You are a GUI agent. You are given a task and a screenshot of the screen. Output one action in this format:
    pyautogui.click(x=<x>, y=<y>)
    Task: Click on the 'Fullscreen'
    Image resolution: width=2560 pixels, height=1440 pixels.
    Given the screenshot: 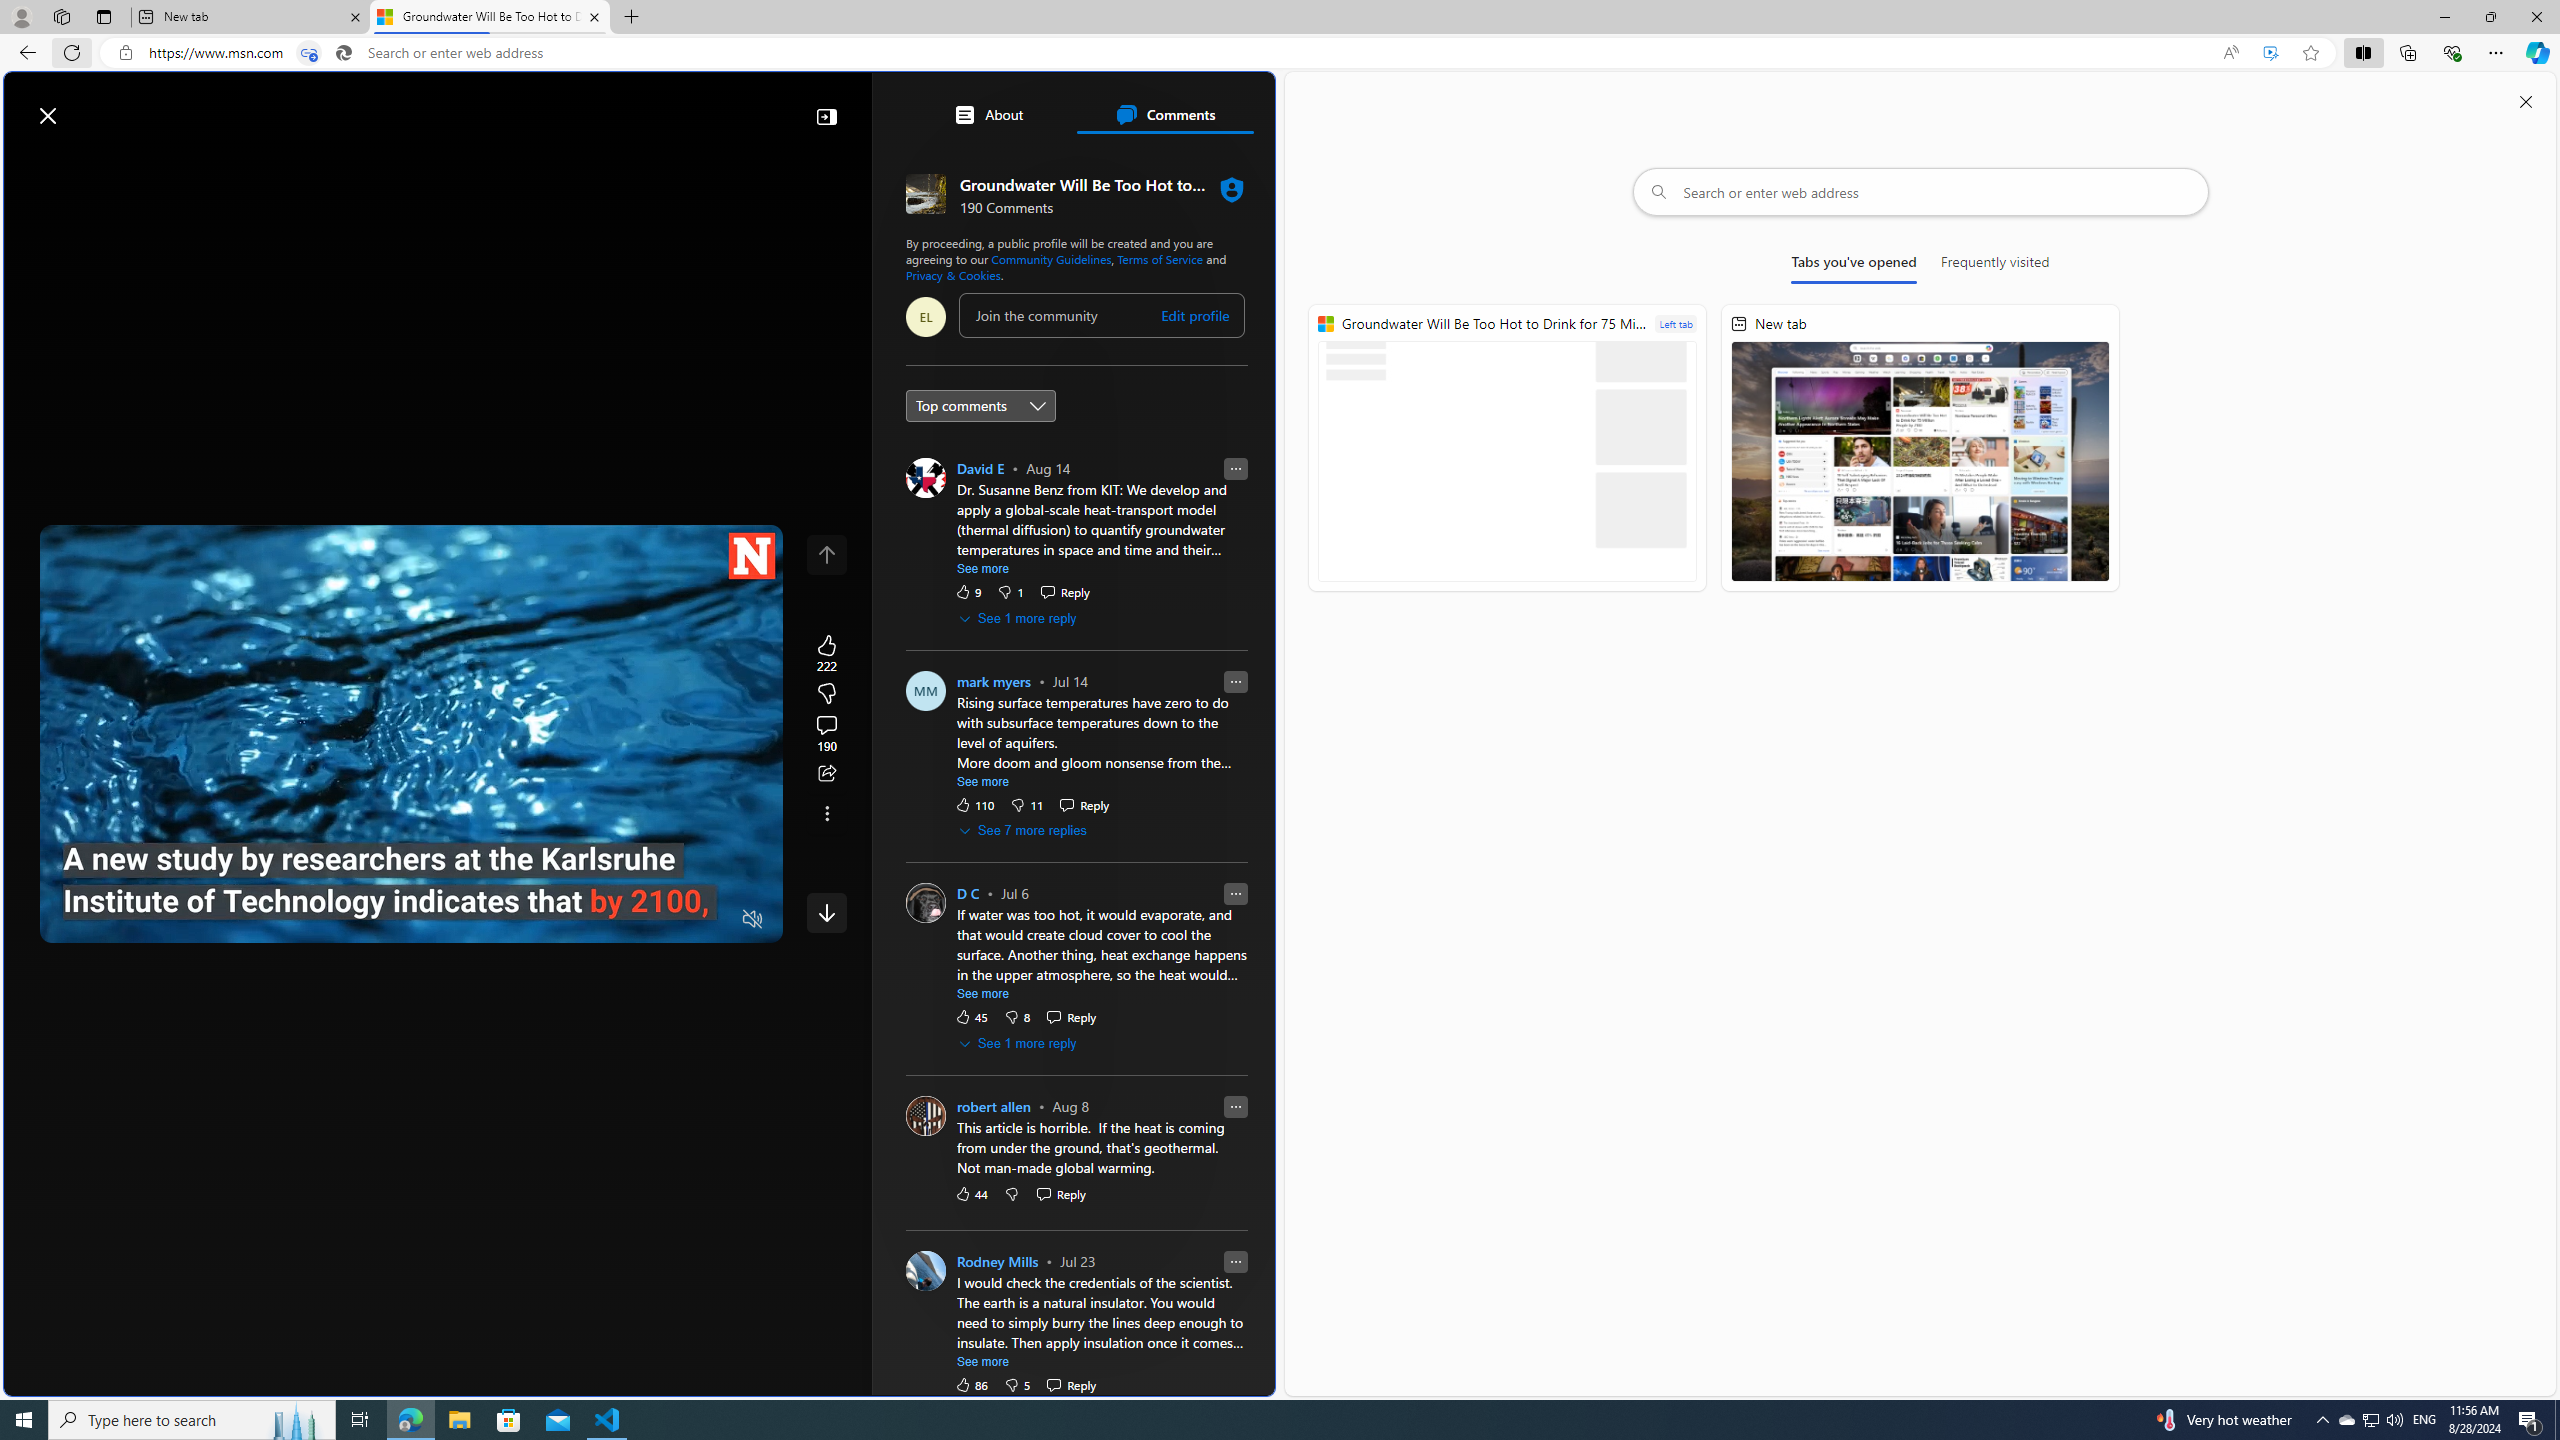 What is the action you would take?
    pyautogui.click(x=713, y=919)
    